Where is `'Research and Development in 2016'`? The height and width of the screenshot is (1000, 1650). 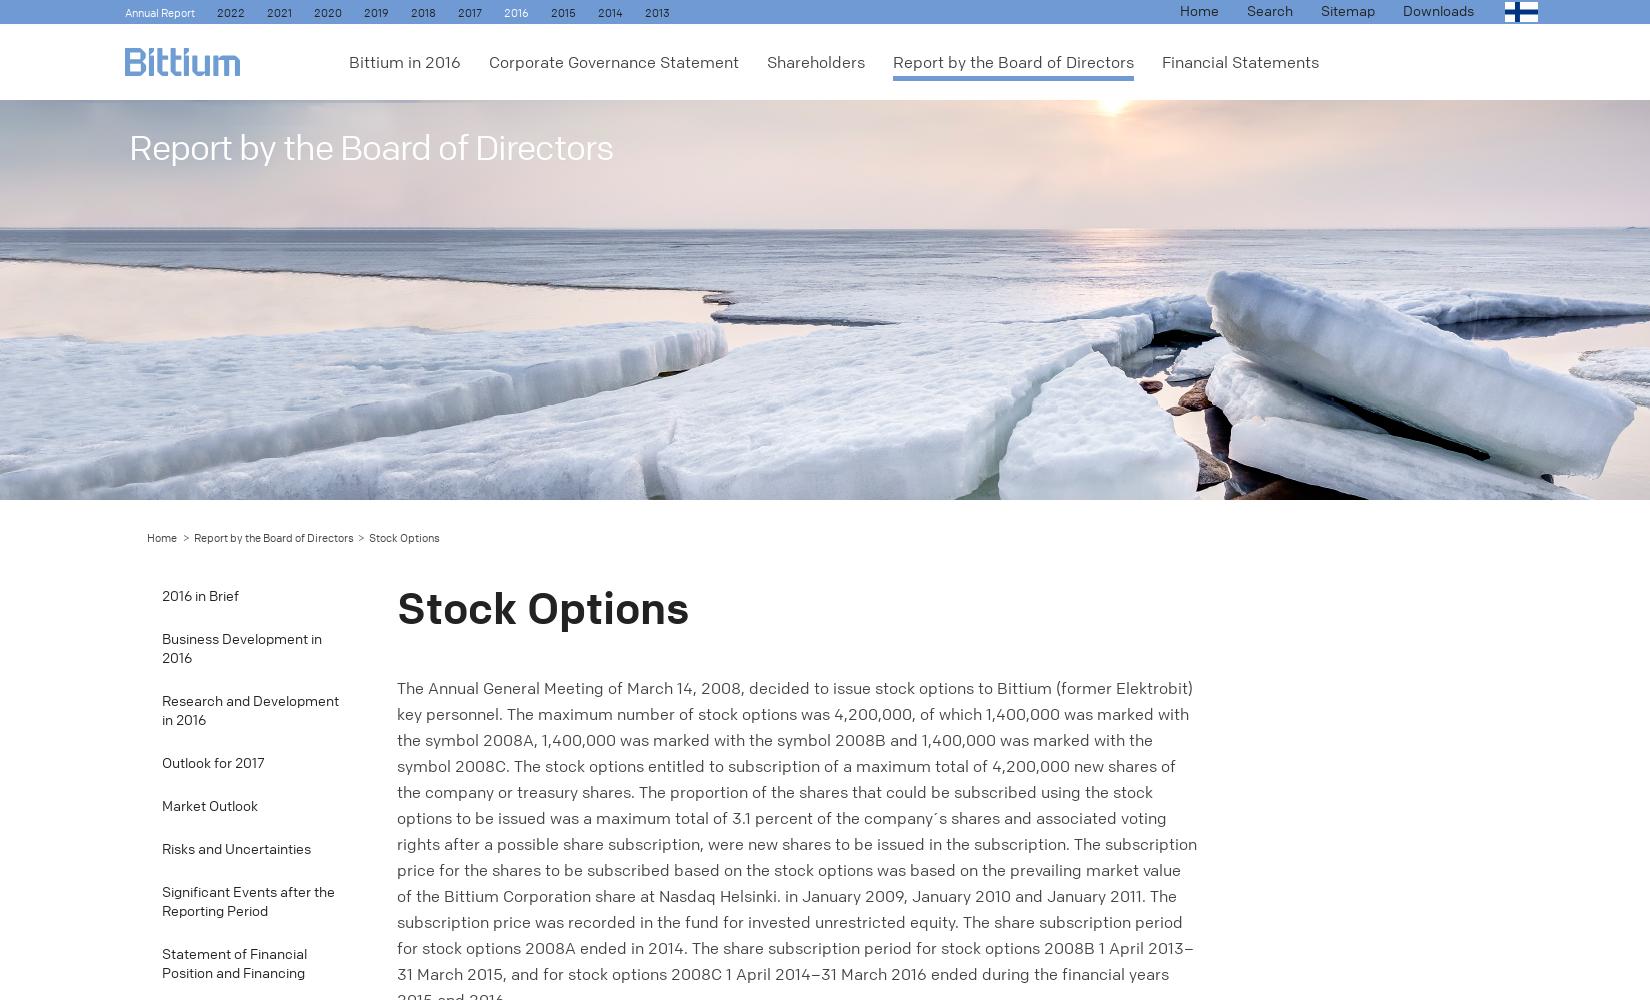
'Research and Development in 2016' is located at coordinates (249, 710).